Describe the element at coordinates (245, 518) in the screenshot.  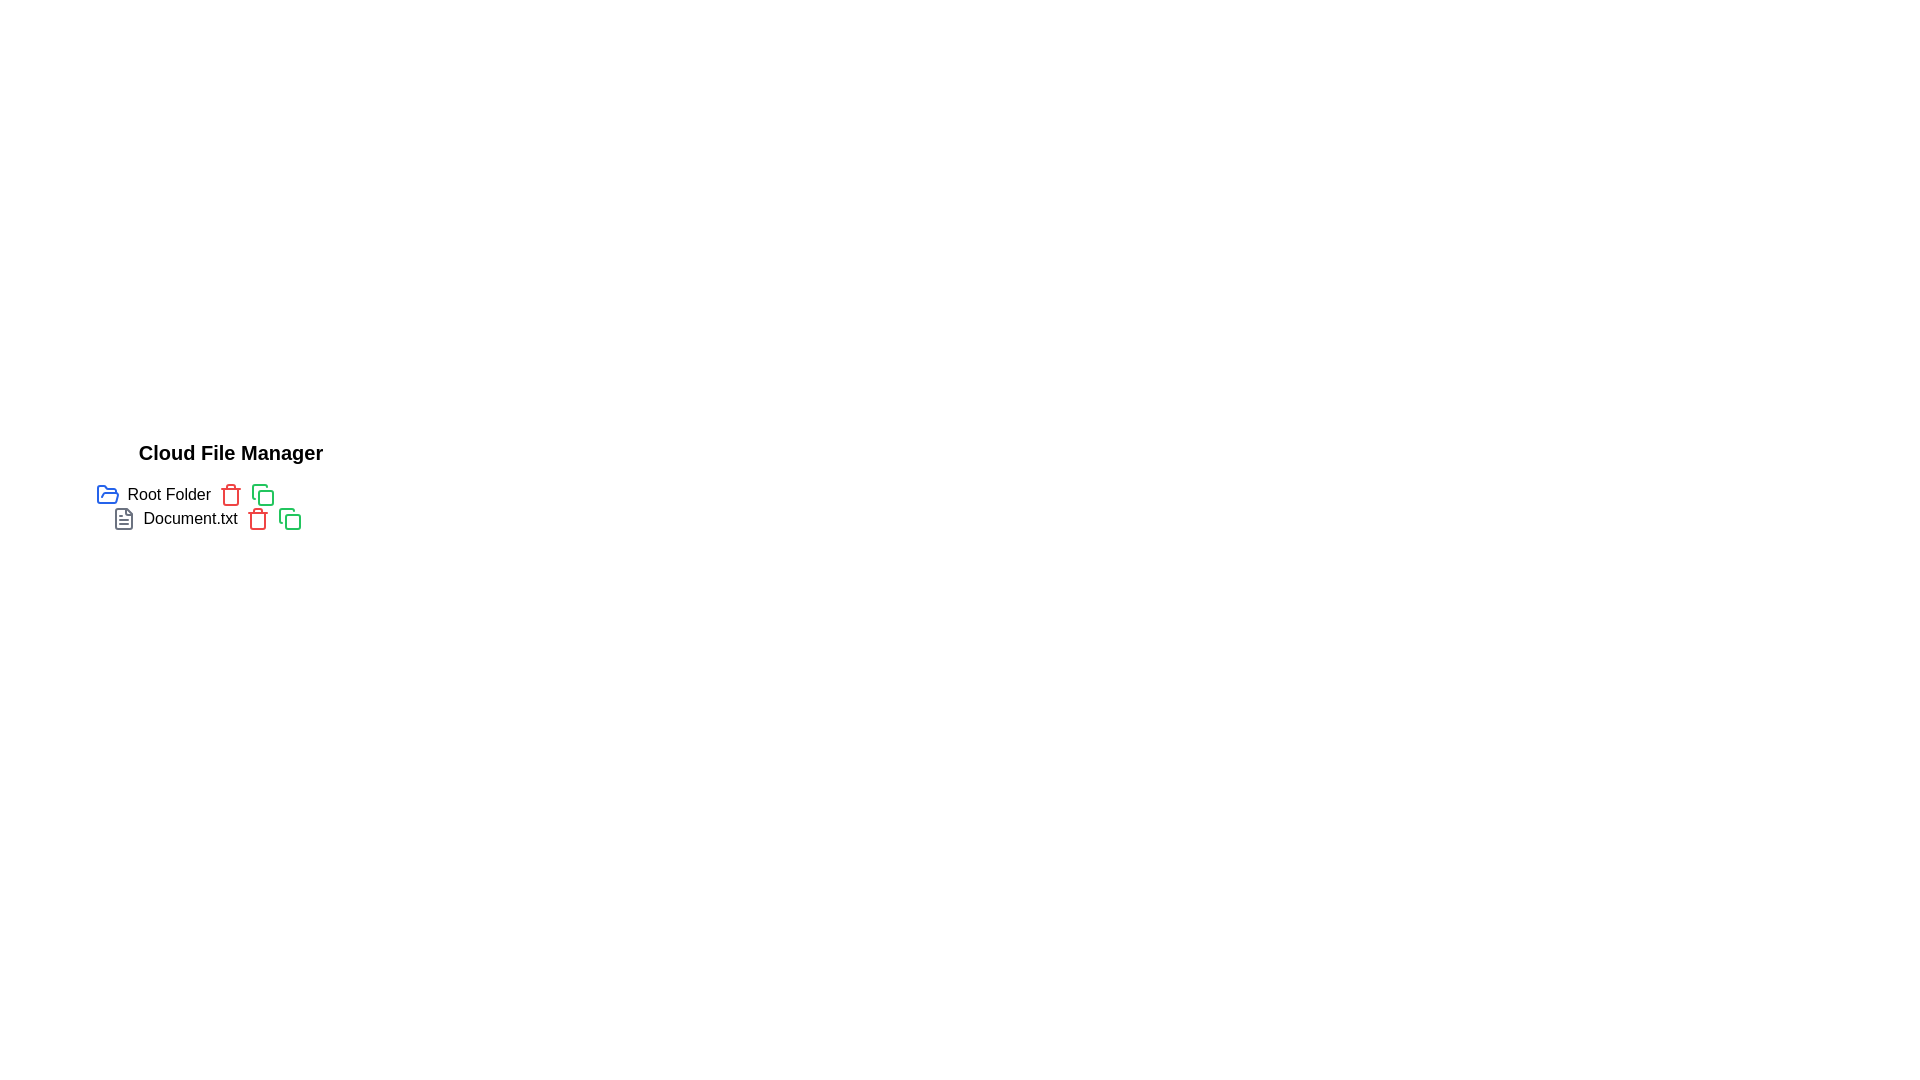
I see `the copy button associated with the file entry located below the 'Root Folder' in the 'Cloud File Manager' to duplicate the file` at that location.